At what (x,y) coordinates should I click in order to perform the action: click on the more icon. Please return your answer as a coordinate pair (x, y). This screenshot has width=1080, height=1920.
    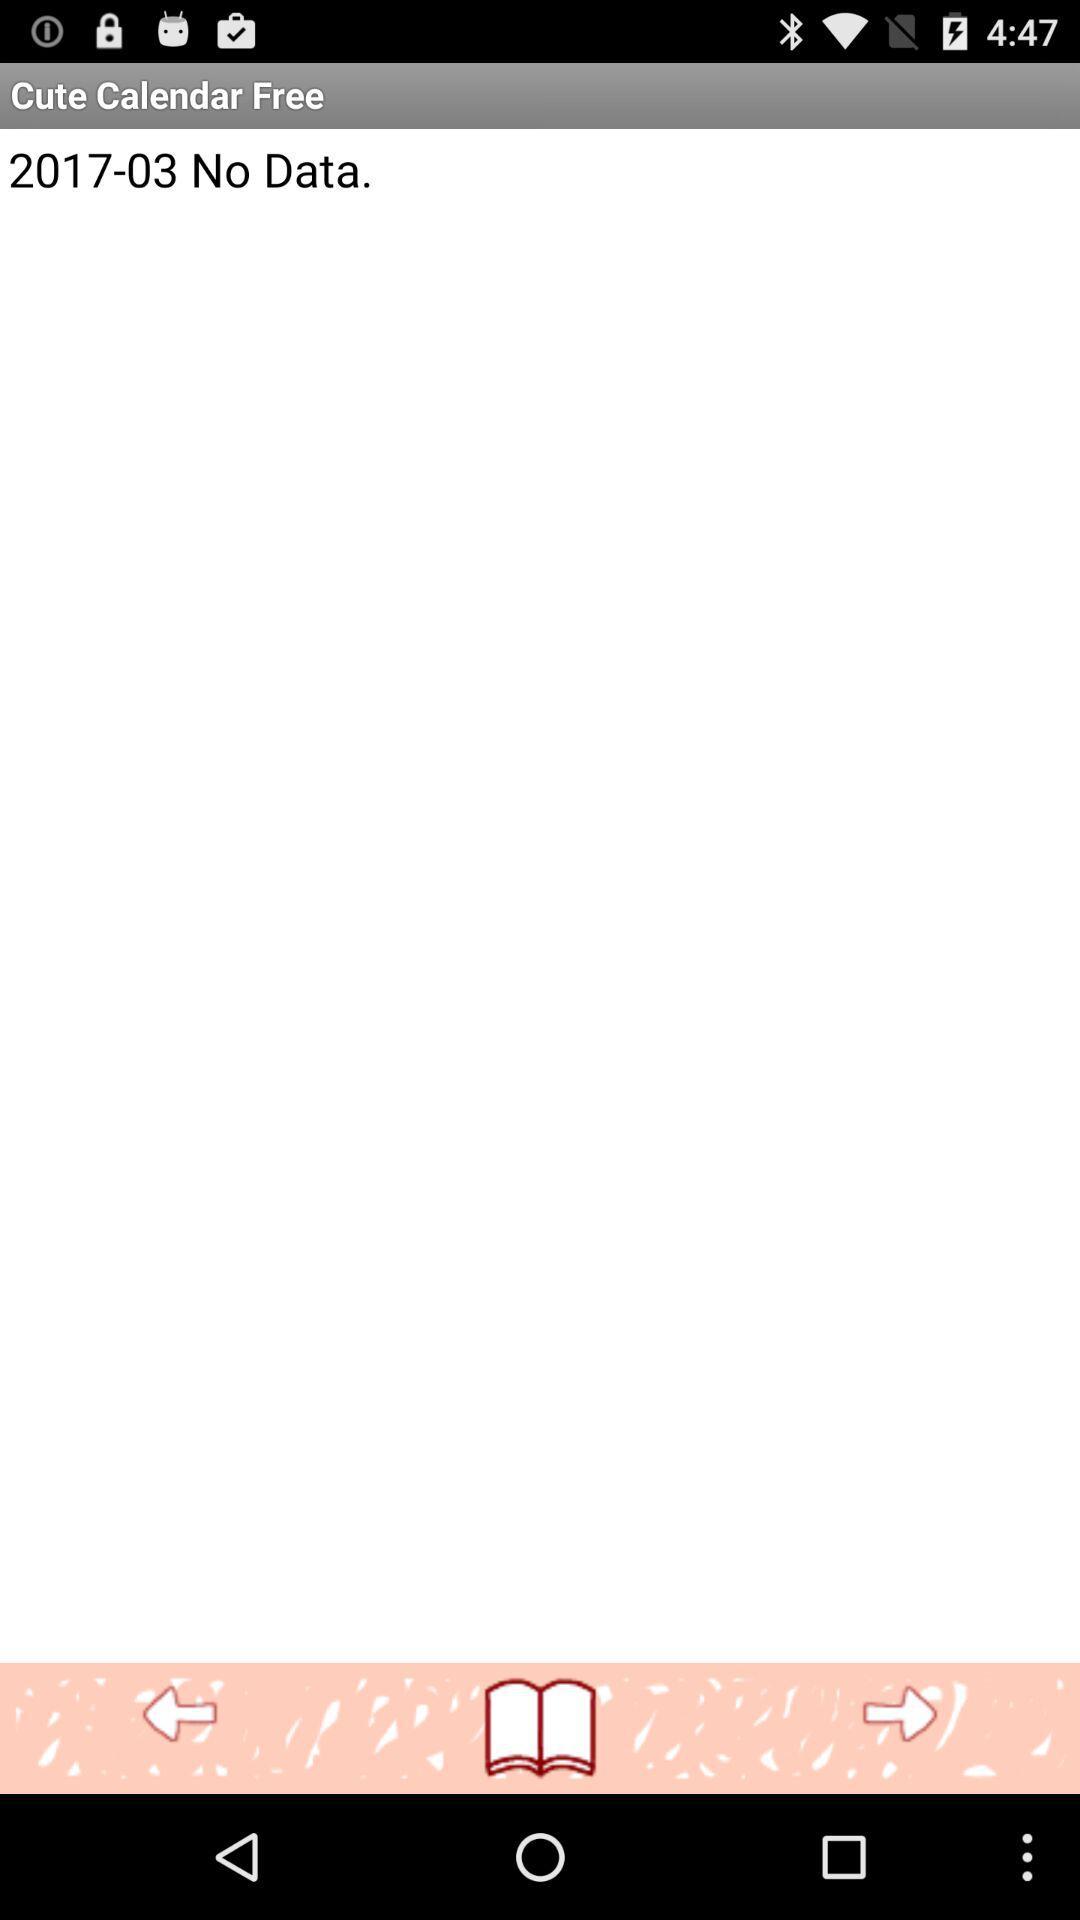
    Looking at the image, I should click on (180, 1835).